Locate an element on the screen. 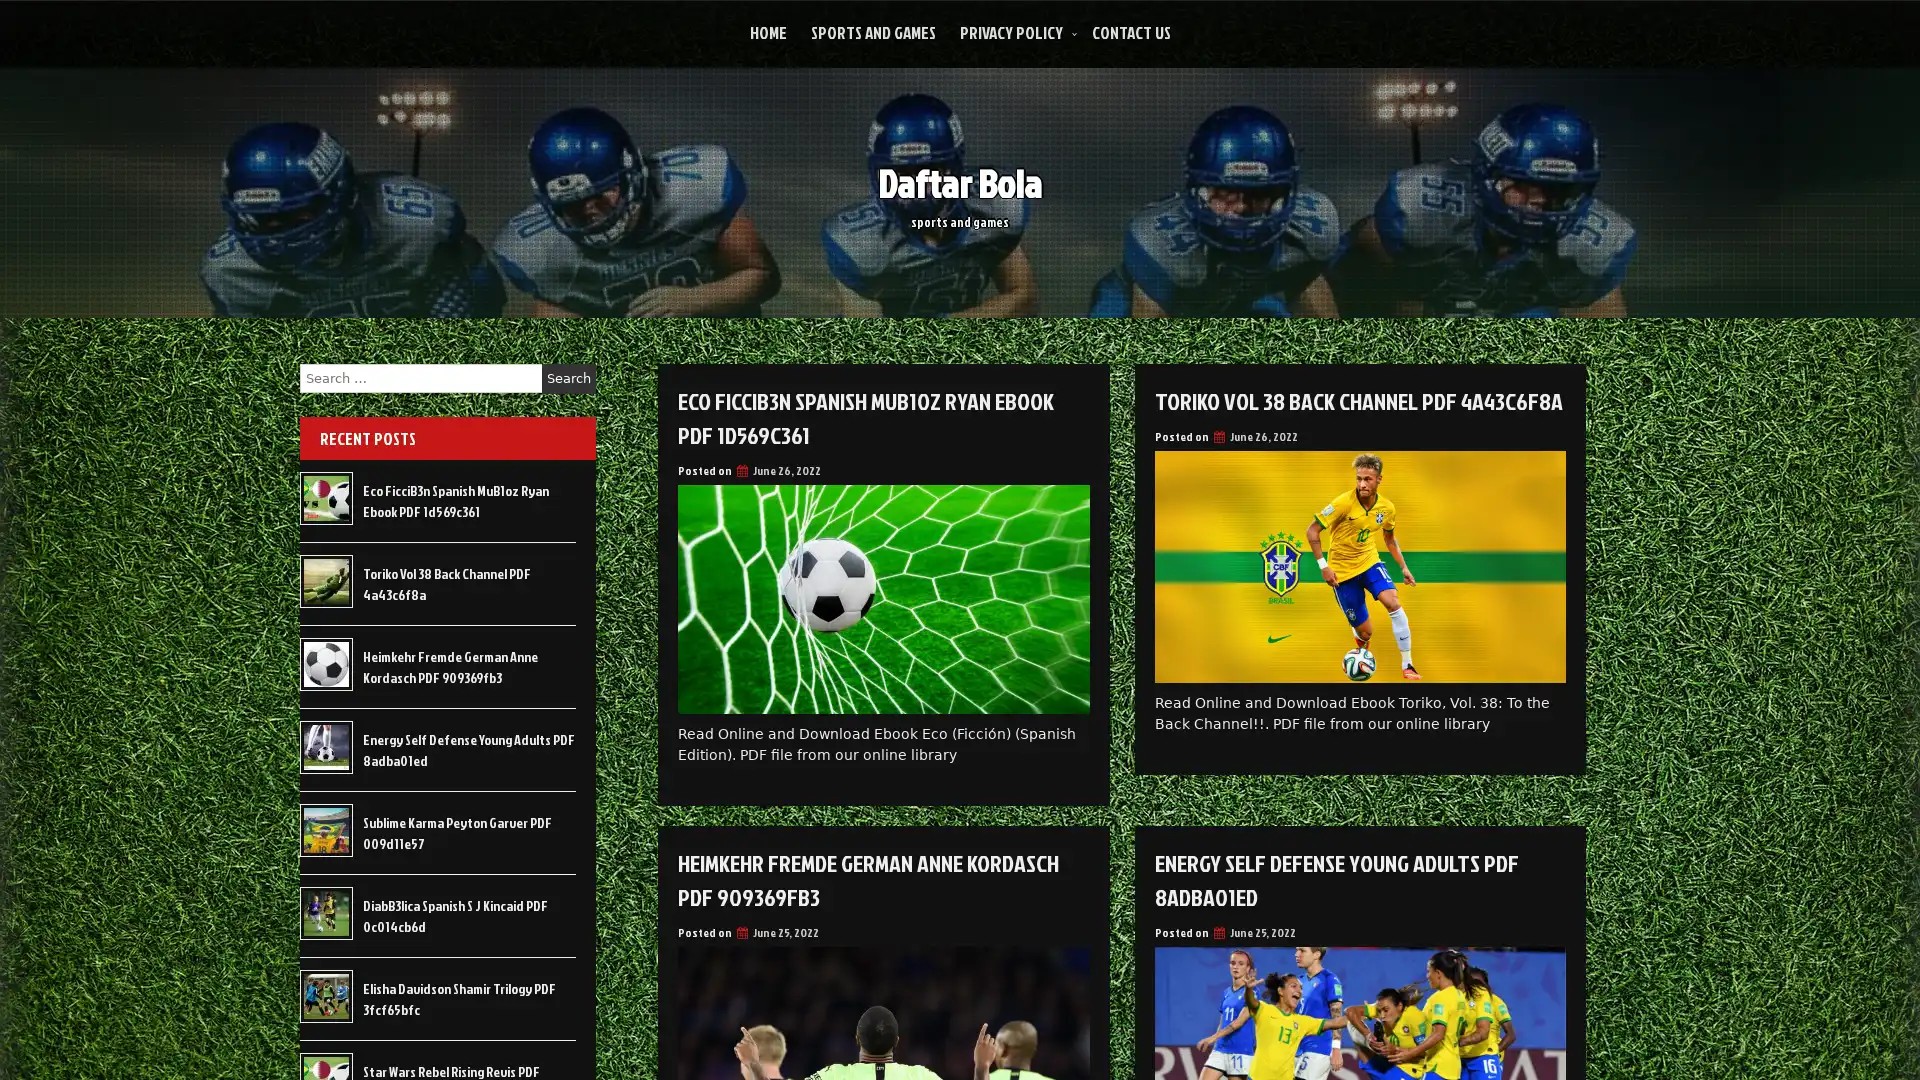 This screenshot has height=1080, width=1920. Search is located at coordinates (568, 378).